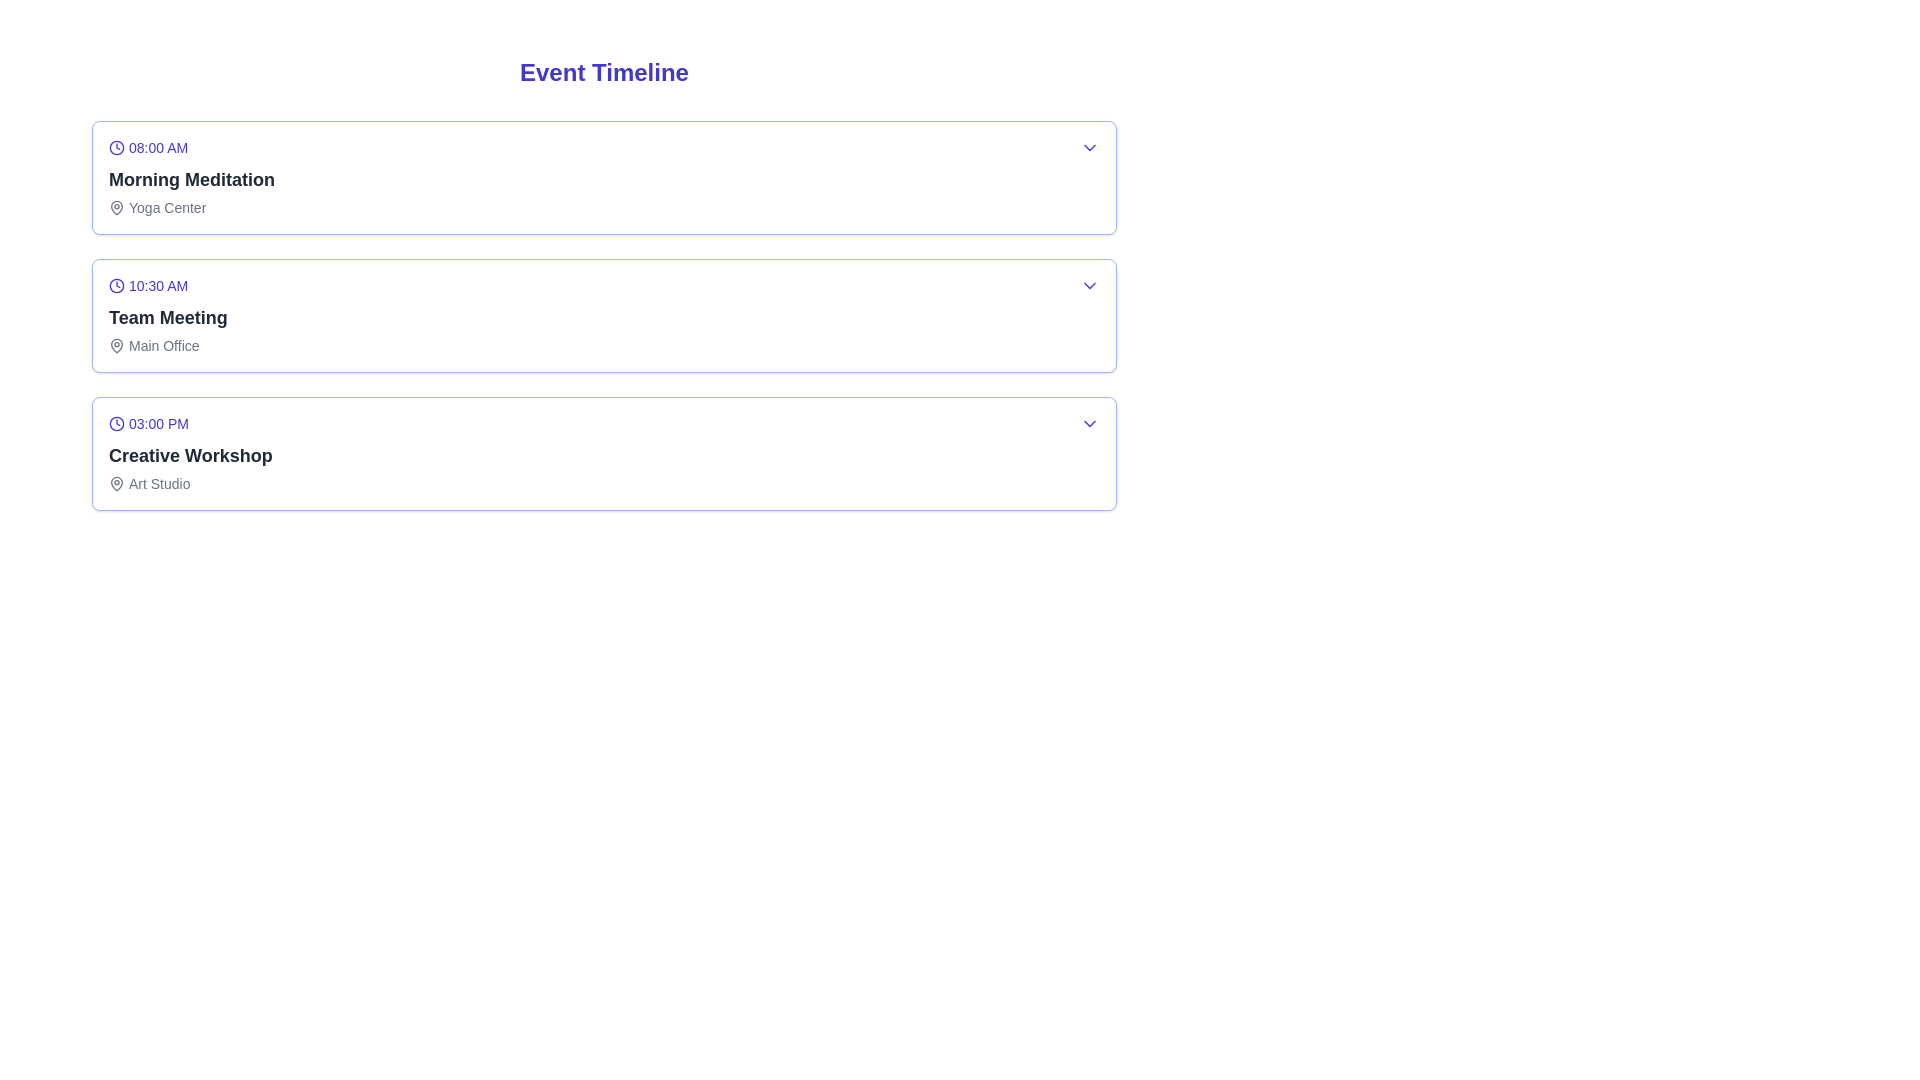 The height and width of the screenshot is (1080, 1920). I want to click on the small circular clock icon located to the left of the time text '10:30 AM' within the second event card, so click(115, 285).